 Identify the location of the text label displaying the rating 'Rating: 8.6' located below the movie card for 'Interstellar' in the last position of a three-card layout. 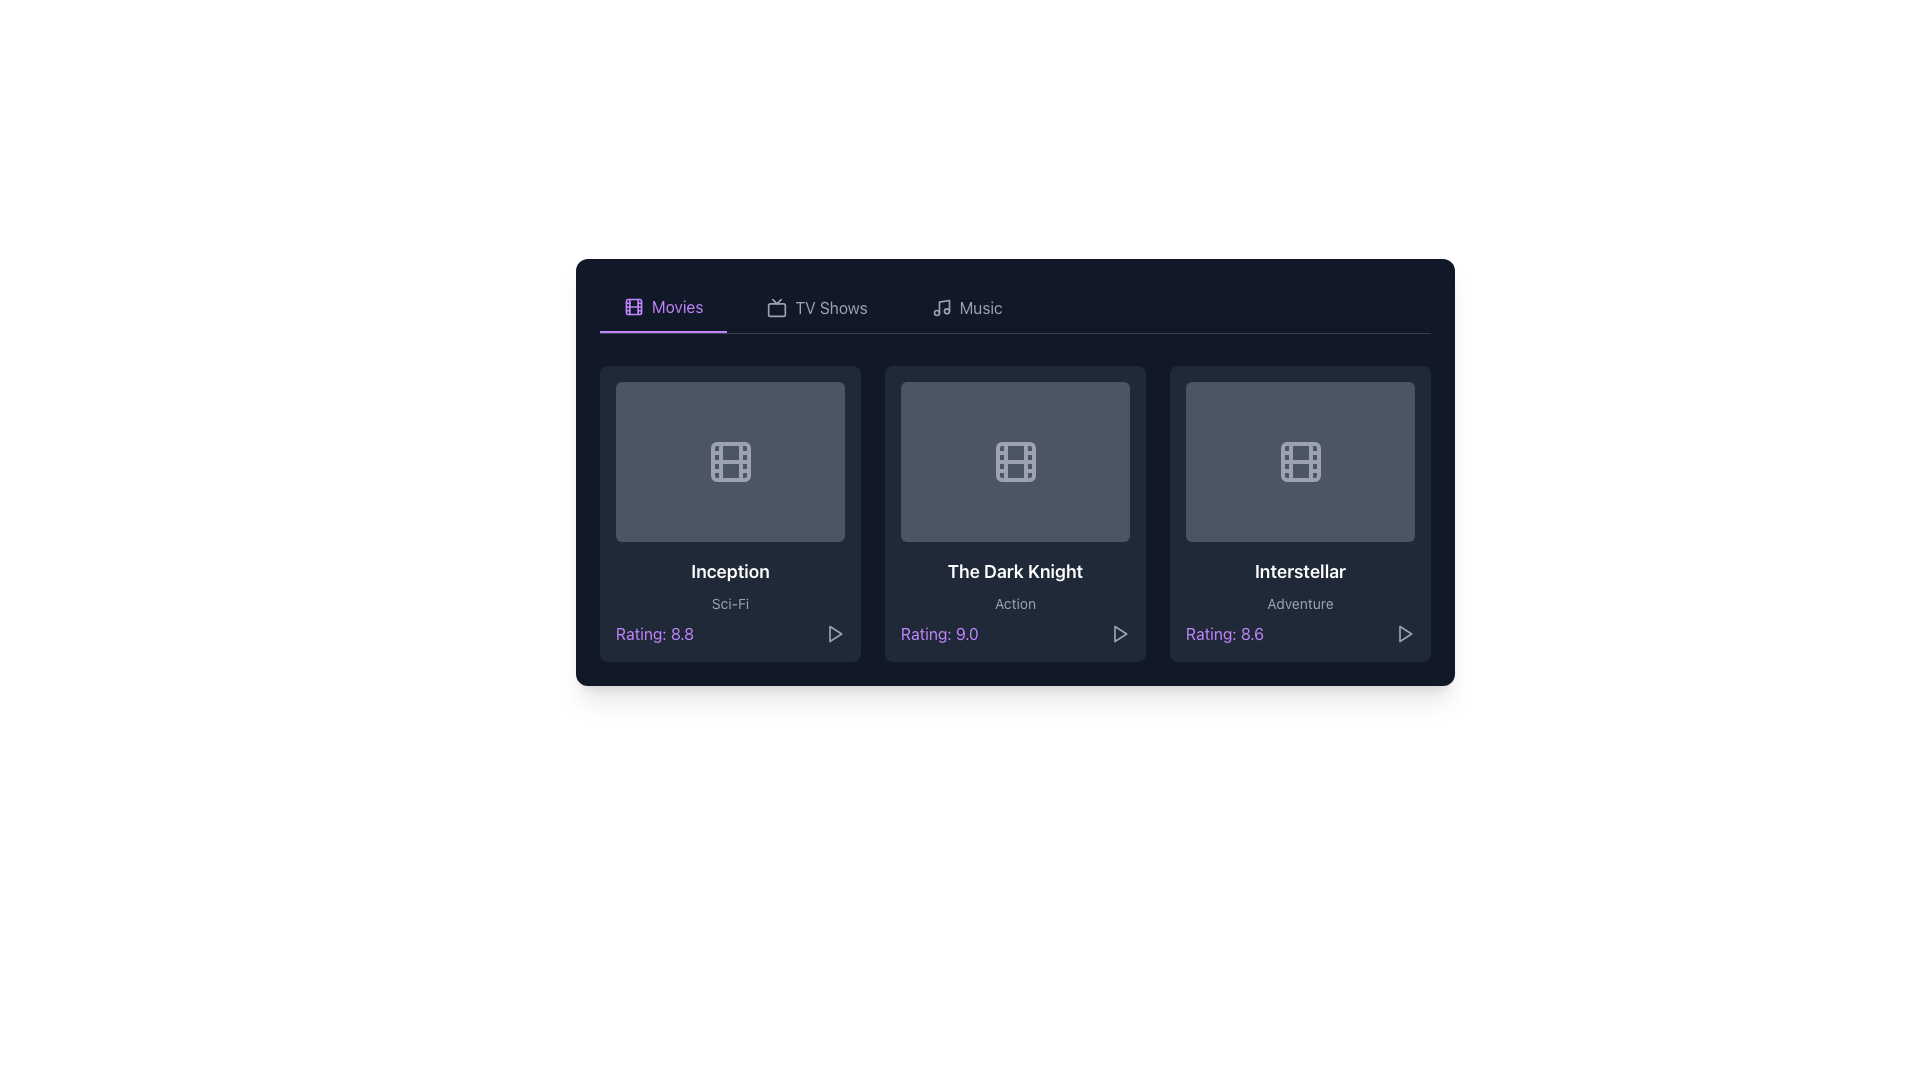
(1223, 633).